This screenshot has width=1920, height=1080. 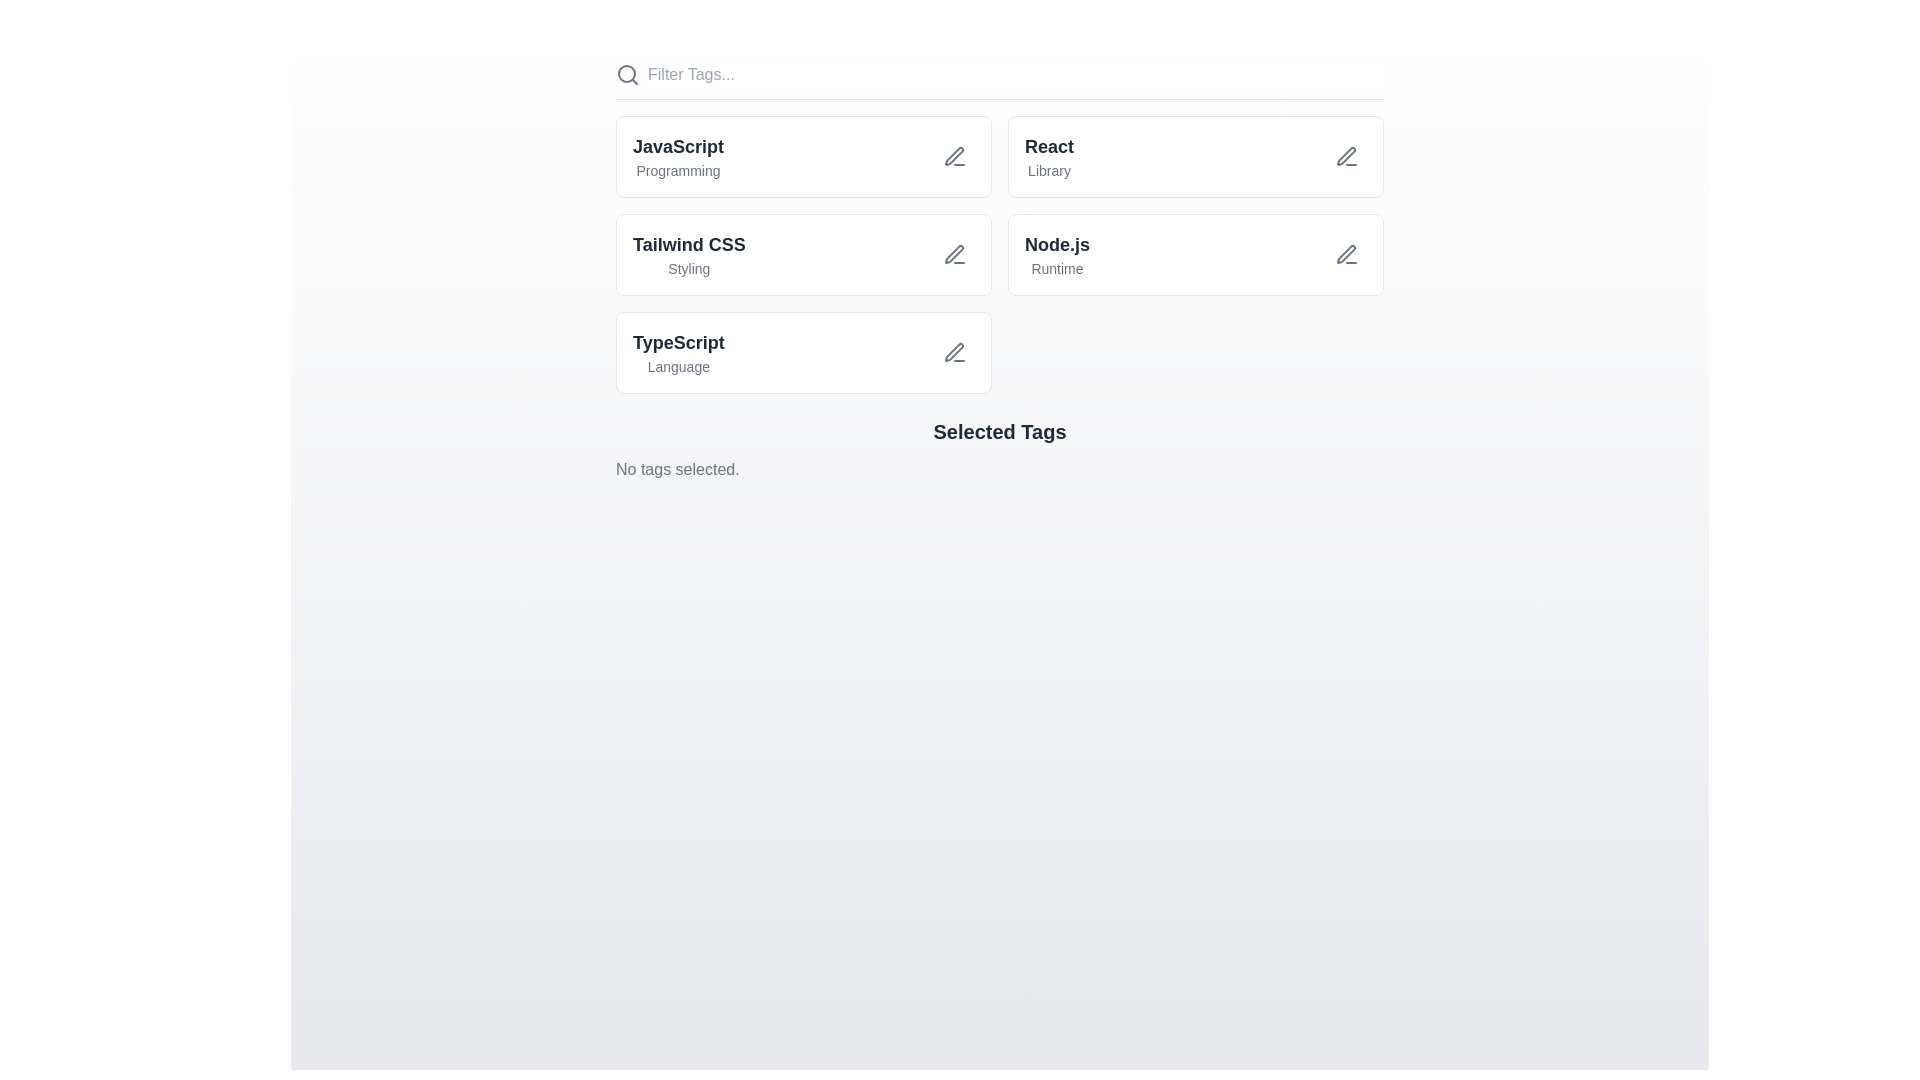 I want to click on the 'TypeScript' selectable card, which features the upper text 'TypeScript' in large bold font and lower text 'Language' in smaller gray font, so click(x=678, y=352).